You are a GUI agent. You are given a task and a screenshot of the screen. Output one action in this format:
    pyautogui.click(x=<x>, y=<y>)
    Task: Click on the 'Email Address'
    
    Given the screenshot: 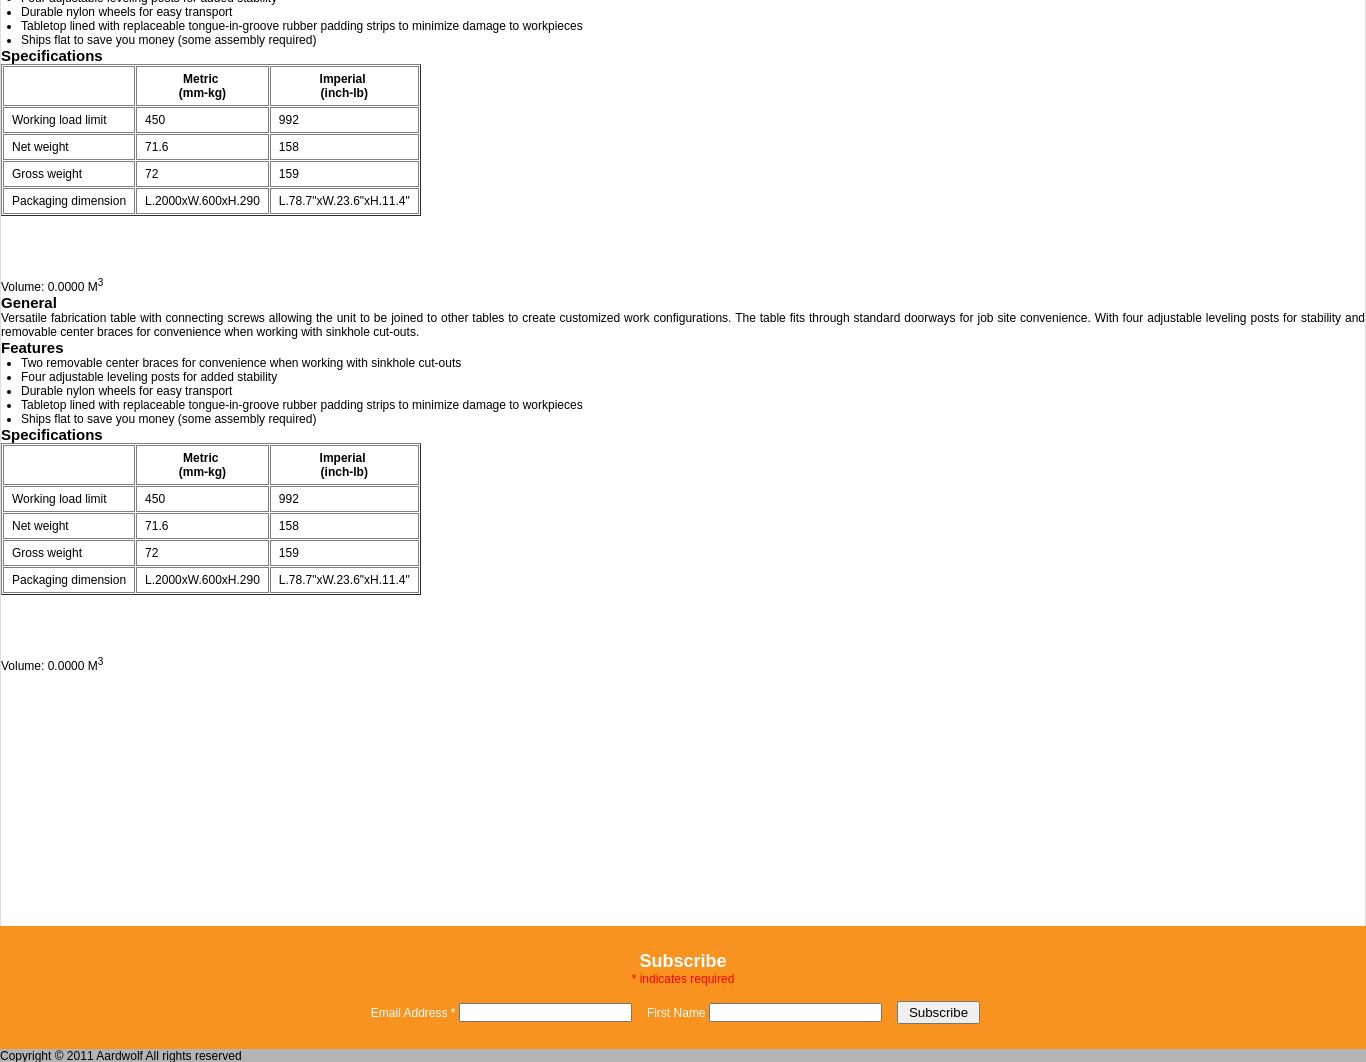 What is the action you would take?
    pyautogui.click(x=408, y=1012)
    